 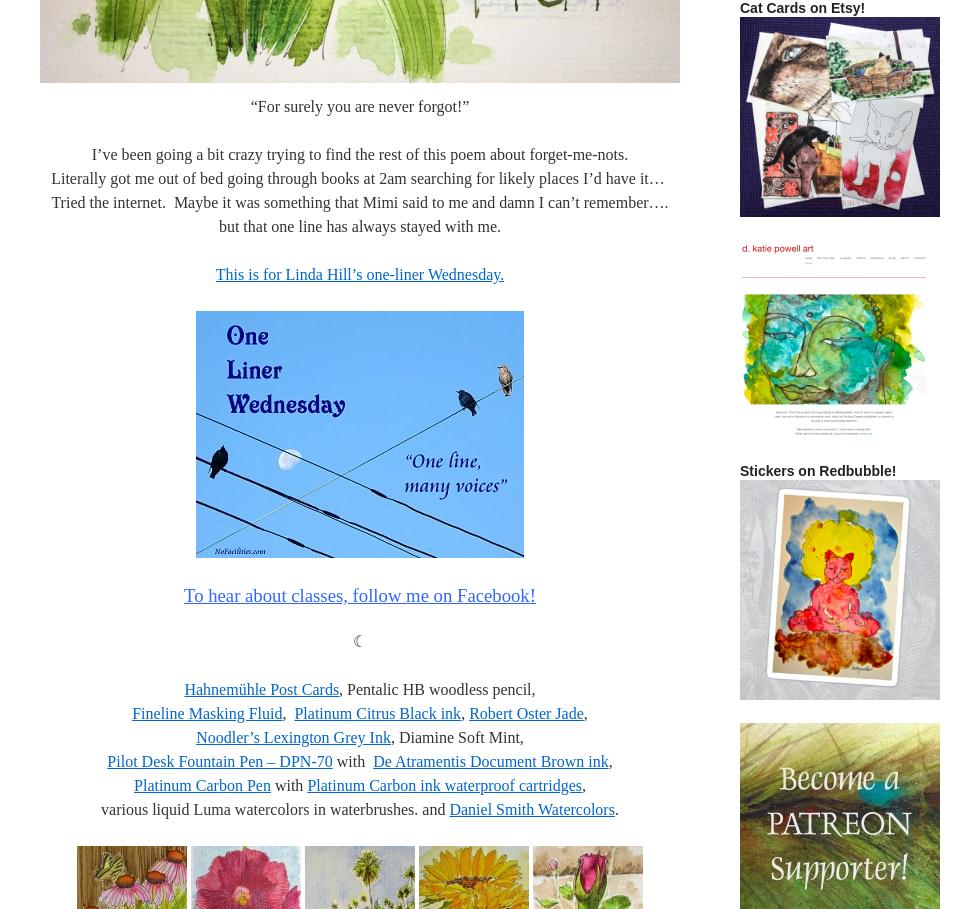 What do you see at coordinates (818, 470) in the screenshot?
I see `'Stickers on Redbubble!'` at bounding box center [818, 470].